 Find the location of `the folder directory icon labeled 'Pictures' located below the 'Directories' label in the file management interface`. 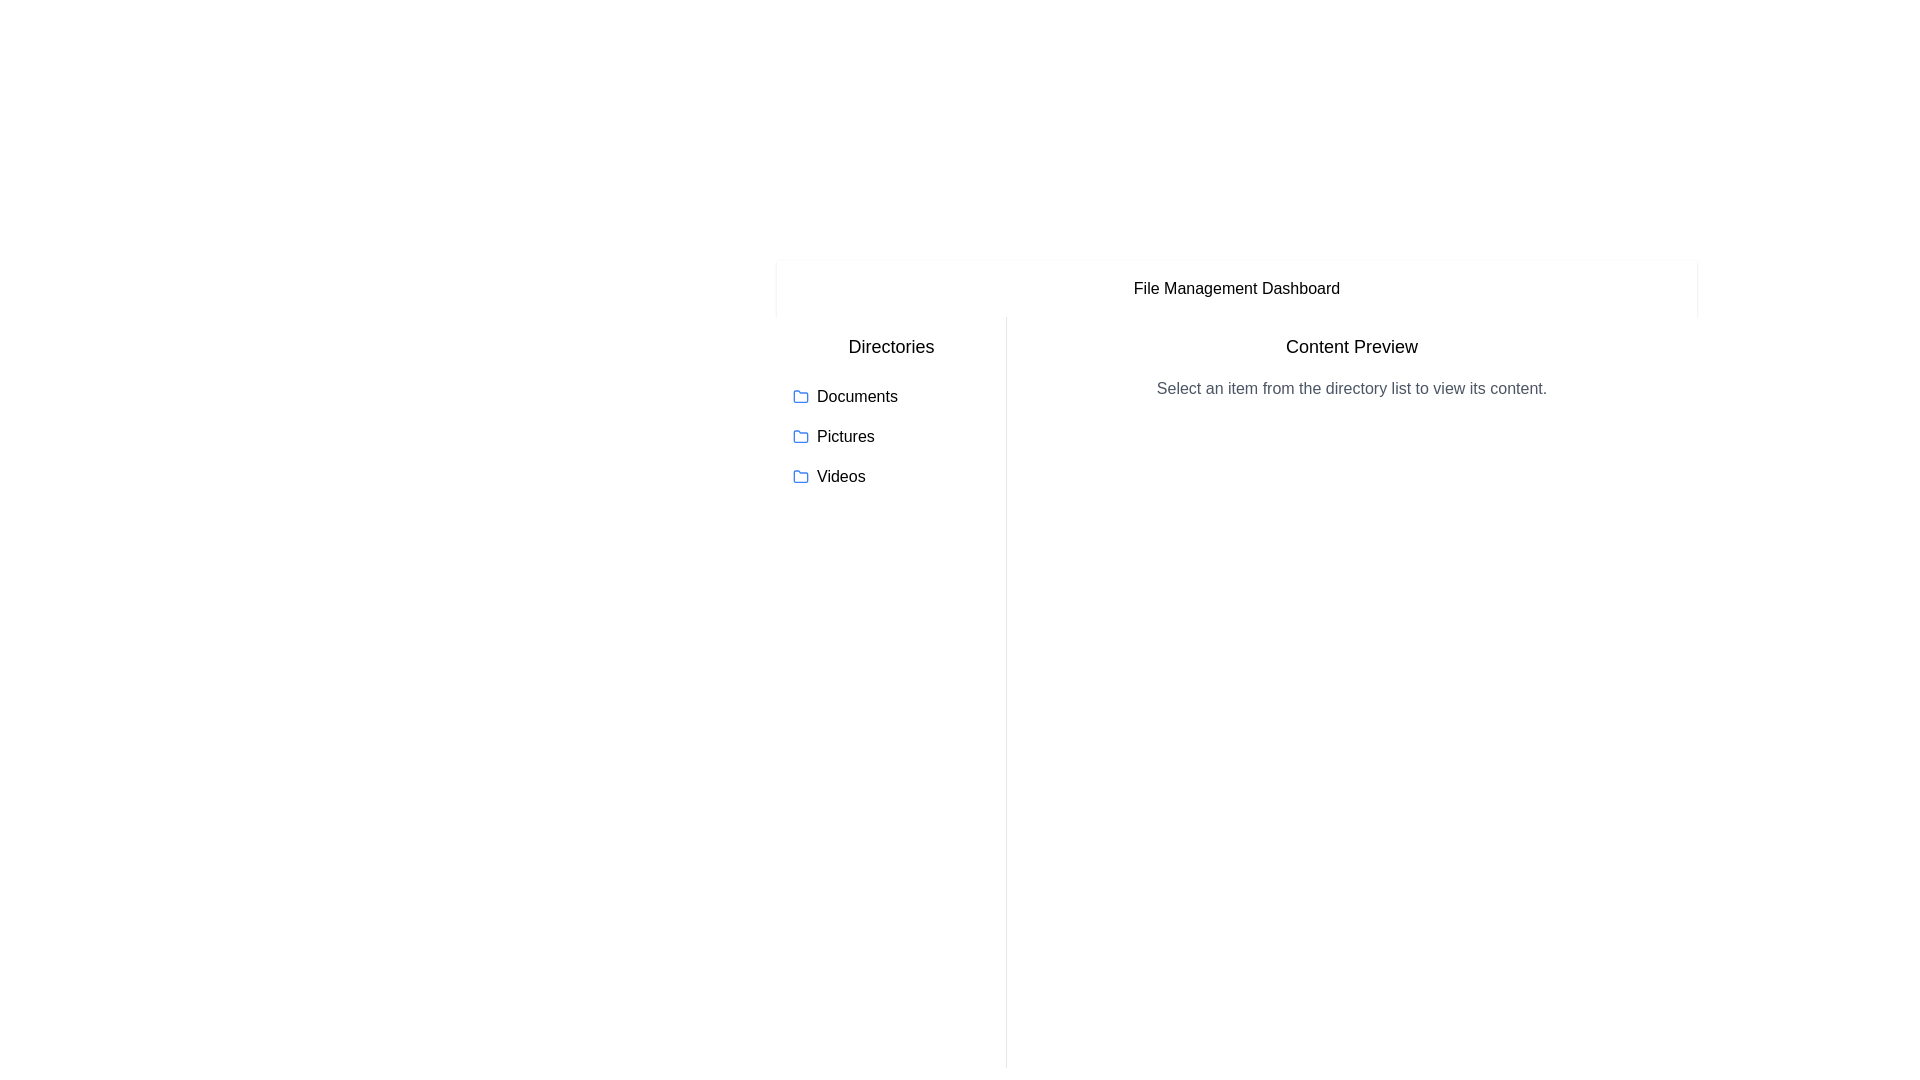

the folder directory icon labeled 'Pictures' located below the 'Directories' label in the file management interface is located at coordinates (801, 435).